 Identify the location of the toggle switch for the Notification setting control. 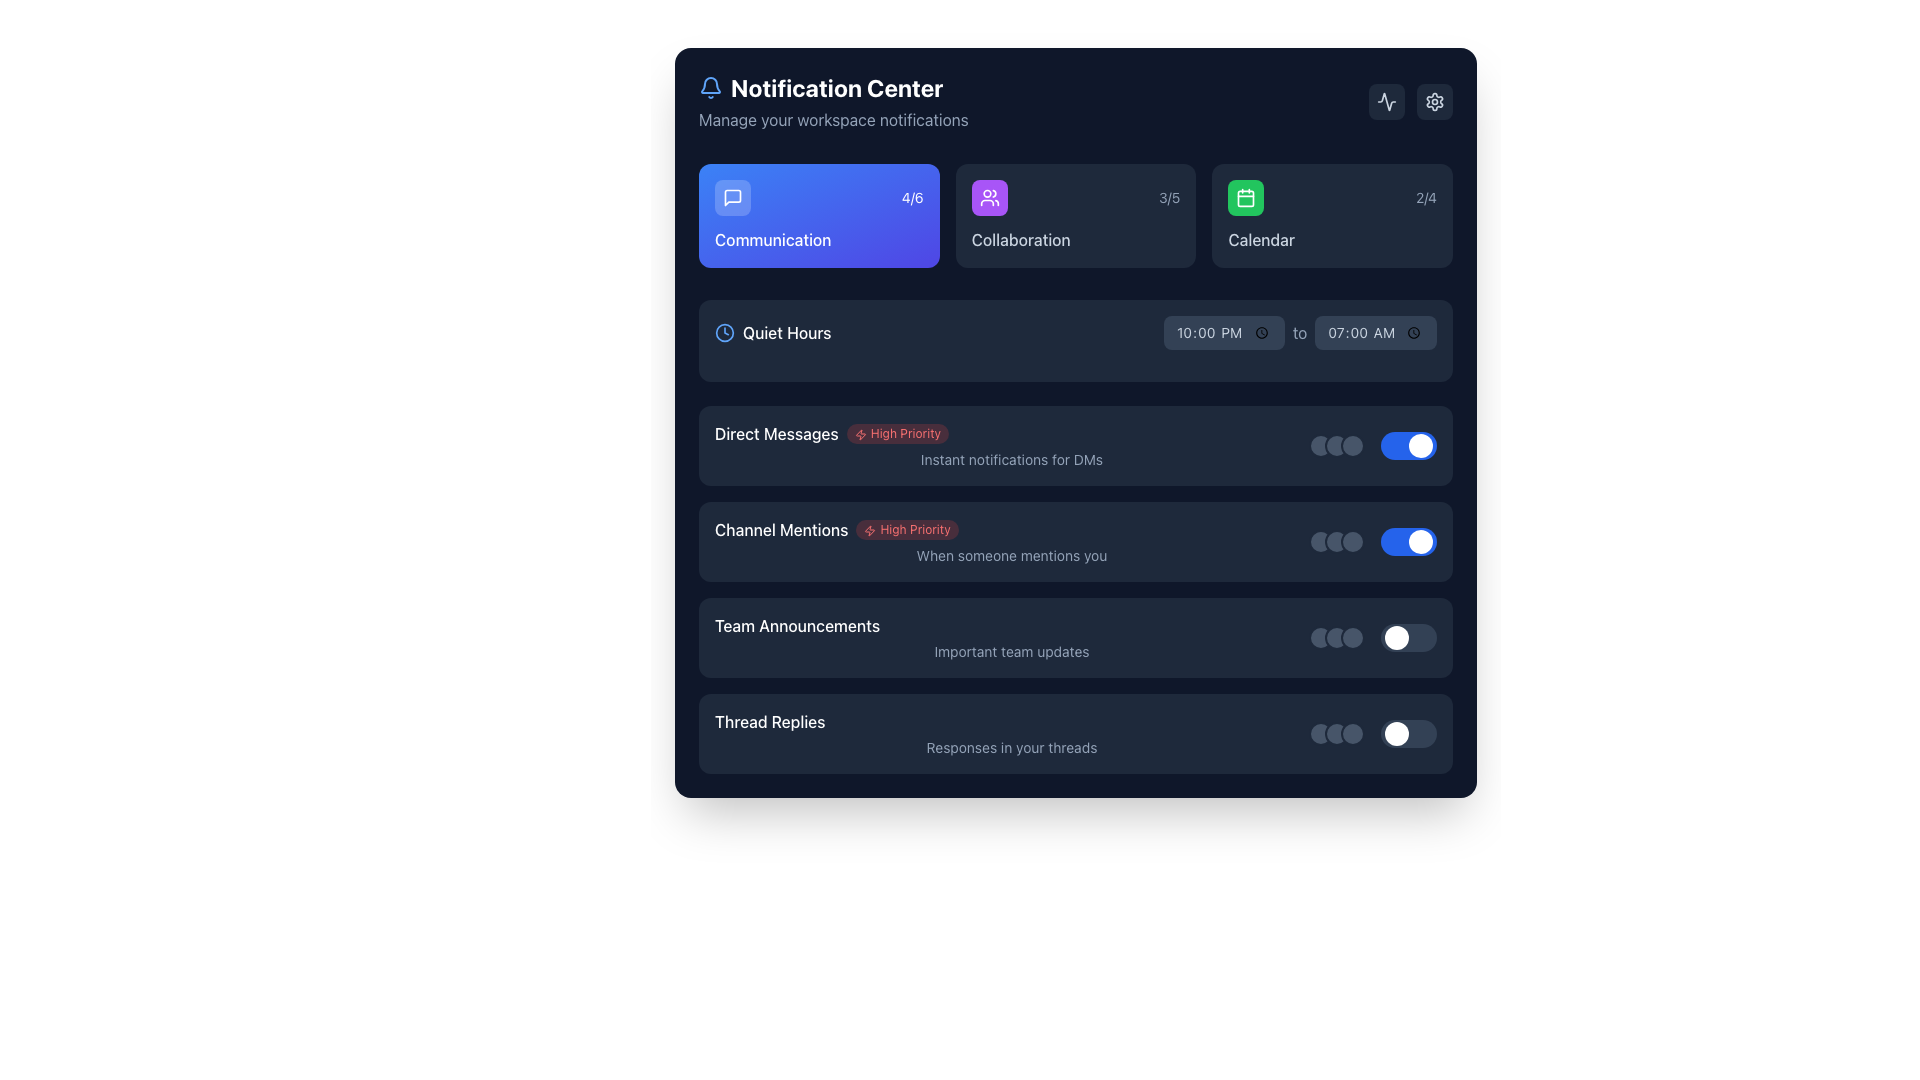
(1074, 733).